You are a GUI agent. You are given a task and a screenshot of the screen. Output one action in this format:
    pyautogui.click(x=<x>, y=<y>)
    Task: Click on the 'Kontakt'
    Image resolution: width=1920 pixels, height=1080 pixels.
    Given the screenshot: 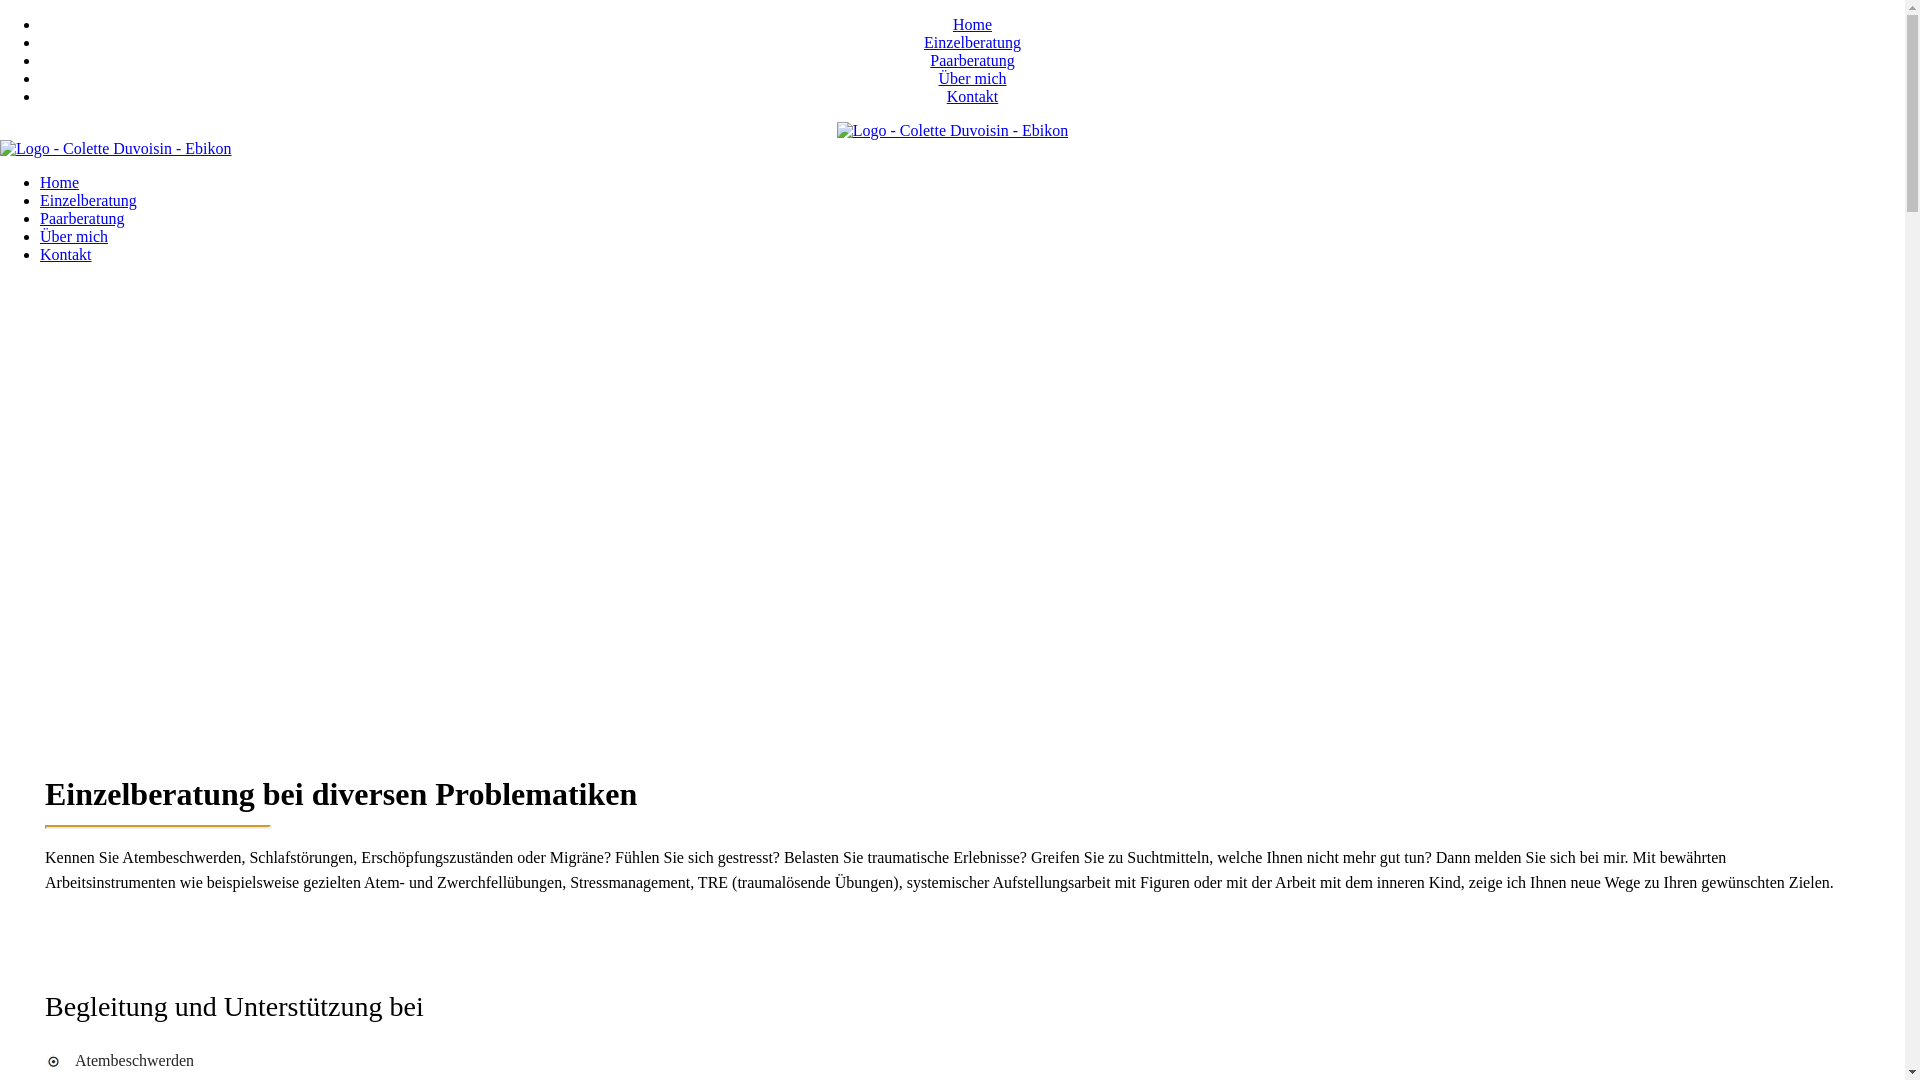 What is the action you would take?
    pyautogui.click(x=66, y=253)
    